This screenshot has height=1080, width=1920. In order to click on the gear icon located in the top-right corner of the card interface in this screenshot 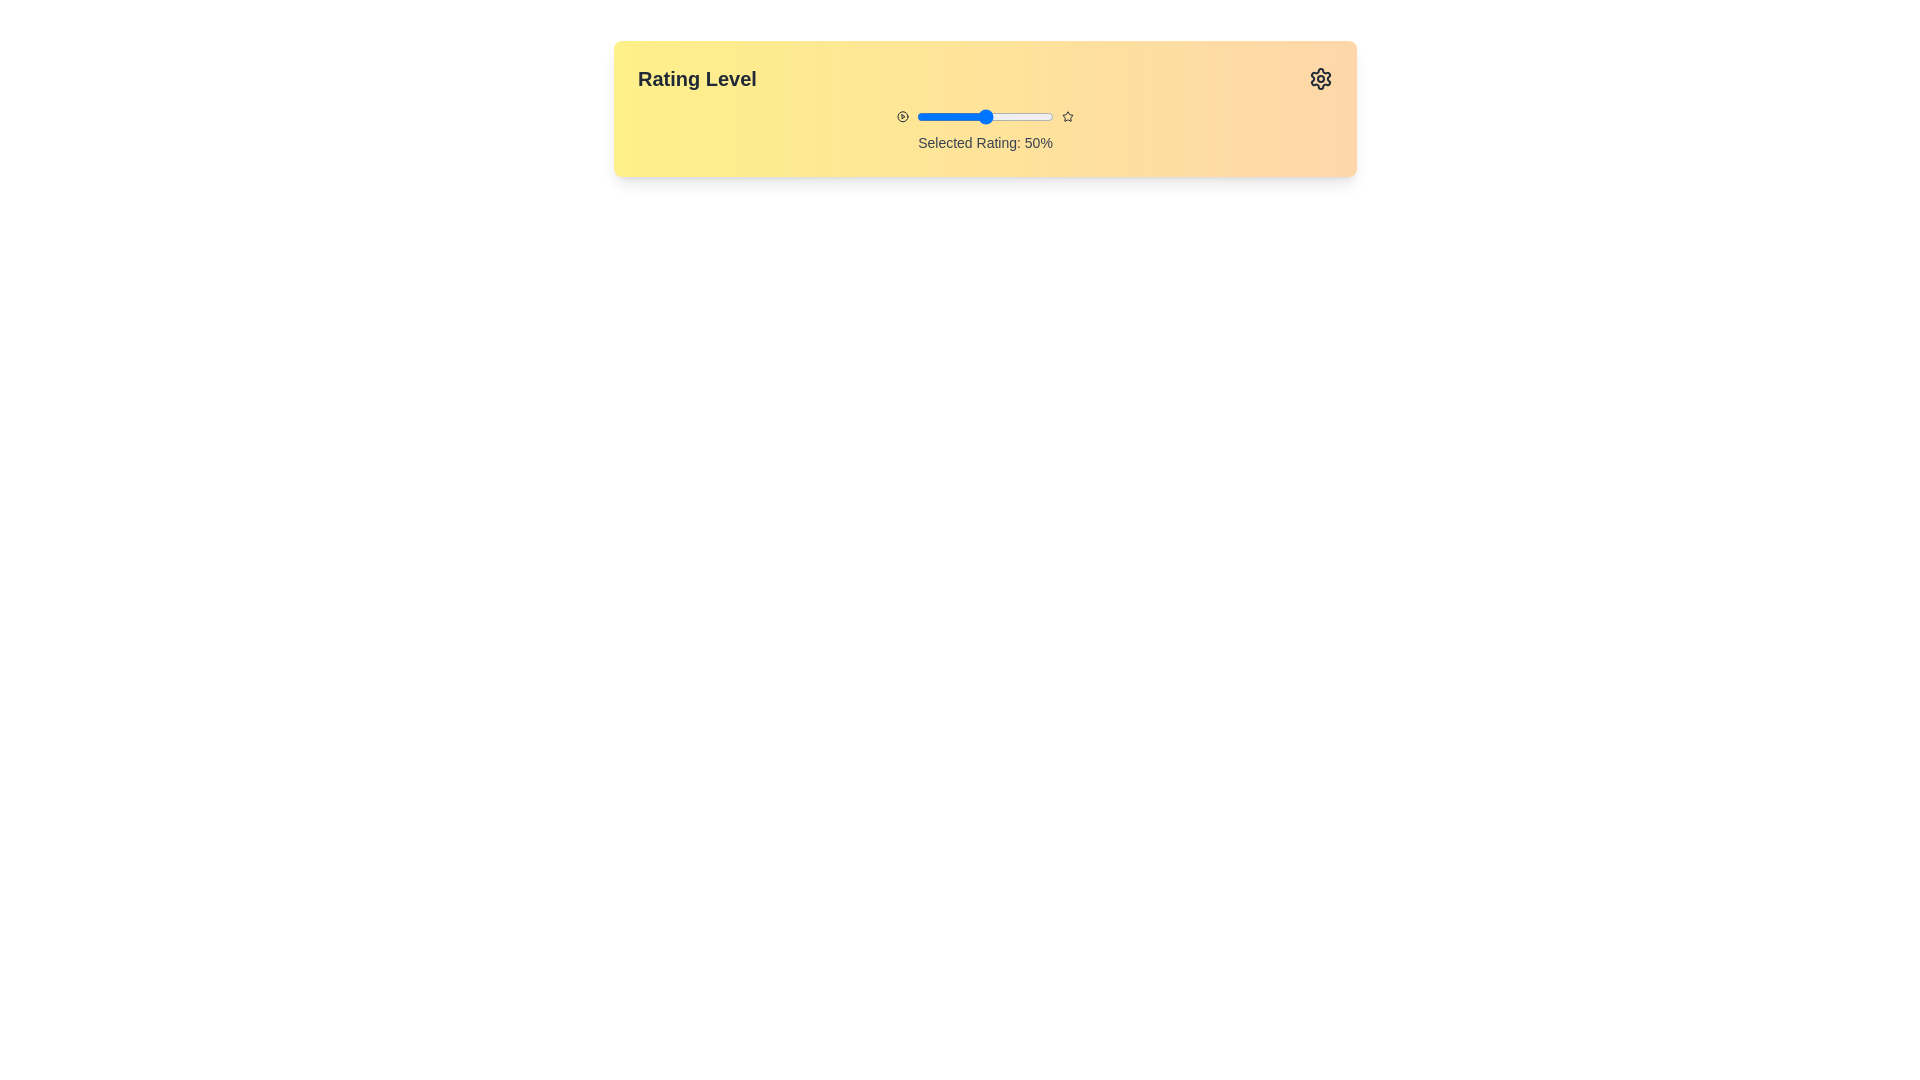, I will do `click(1320, 77)`.